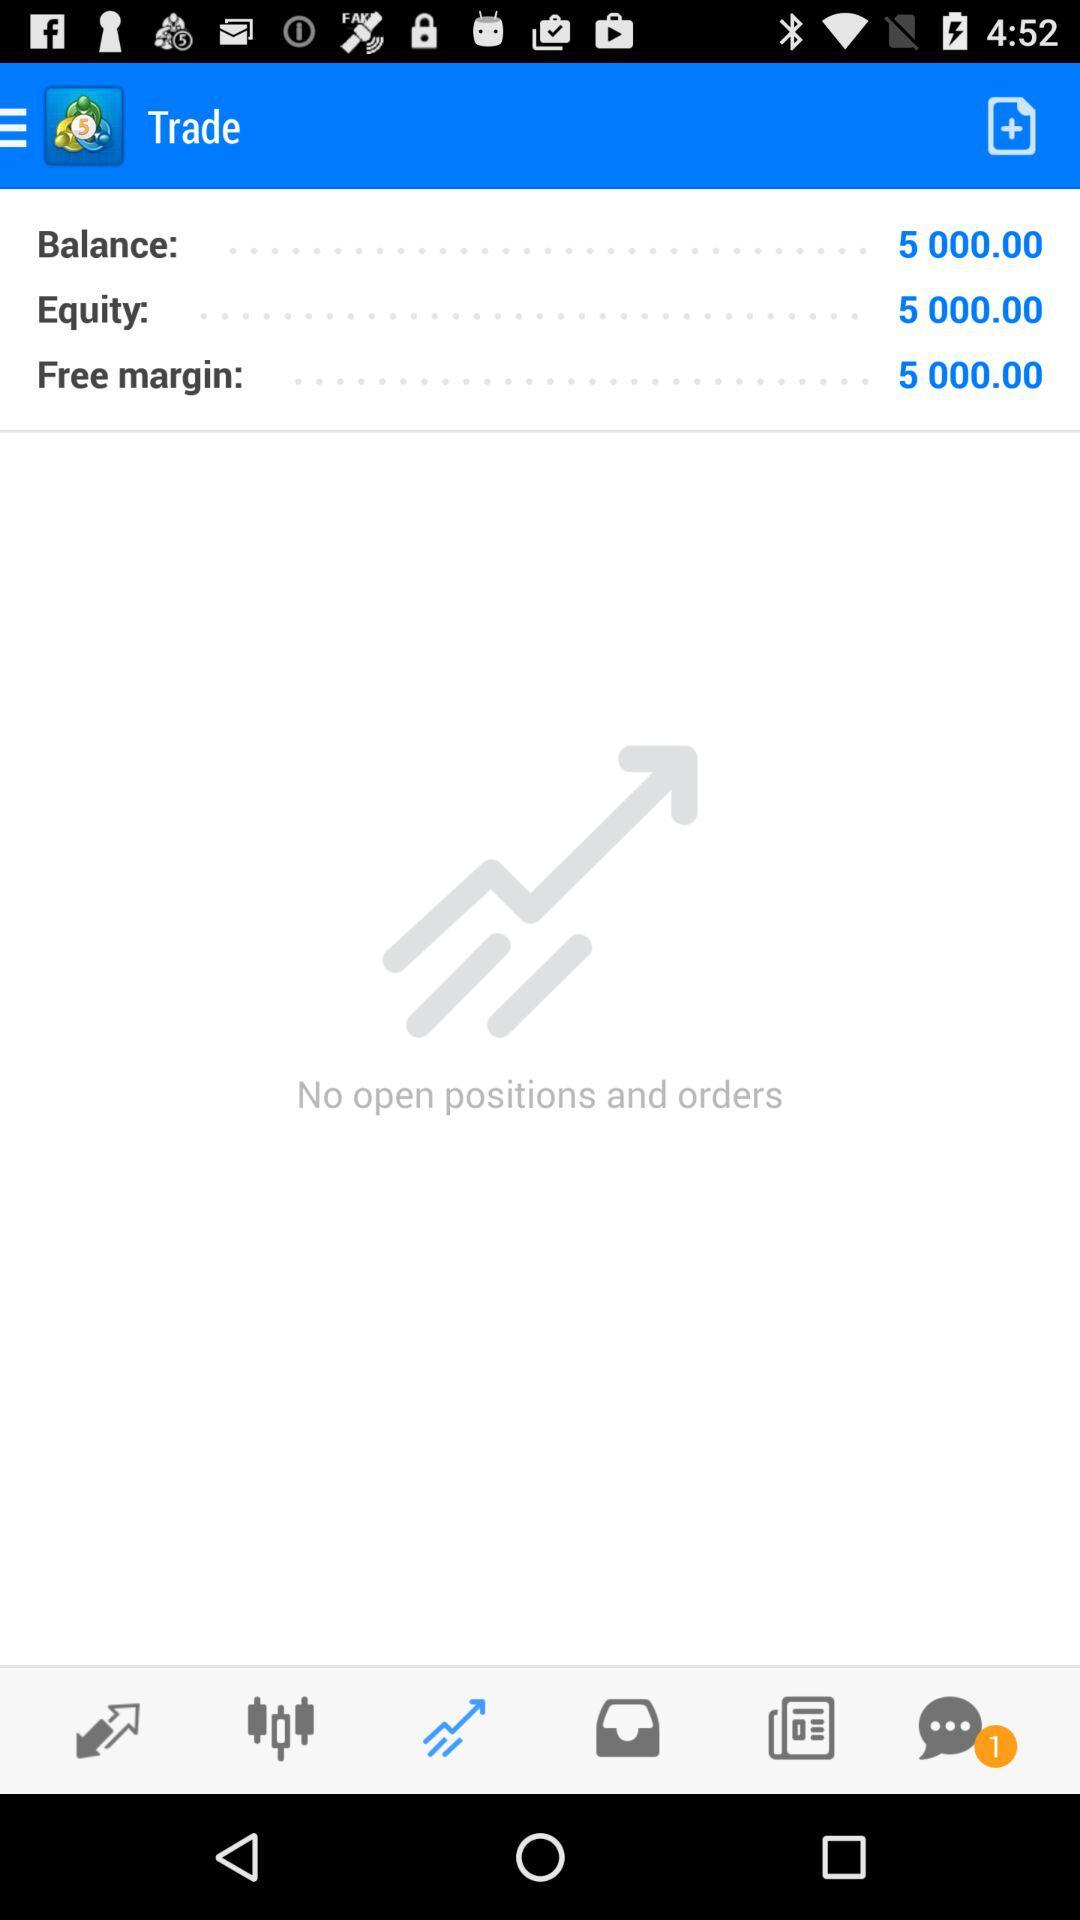  What do you see at coordinates (139, 373) in the screenshot?
I see `the item below equity: item` at bounding box center [139, 373].